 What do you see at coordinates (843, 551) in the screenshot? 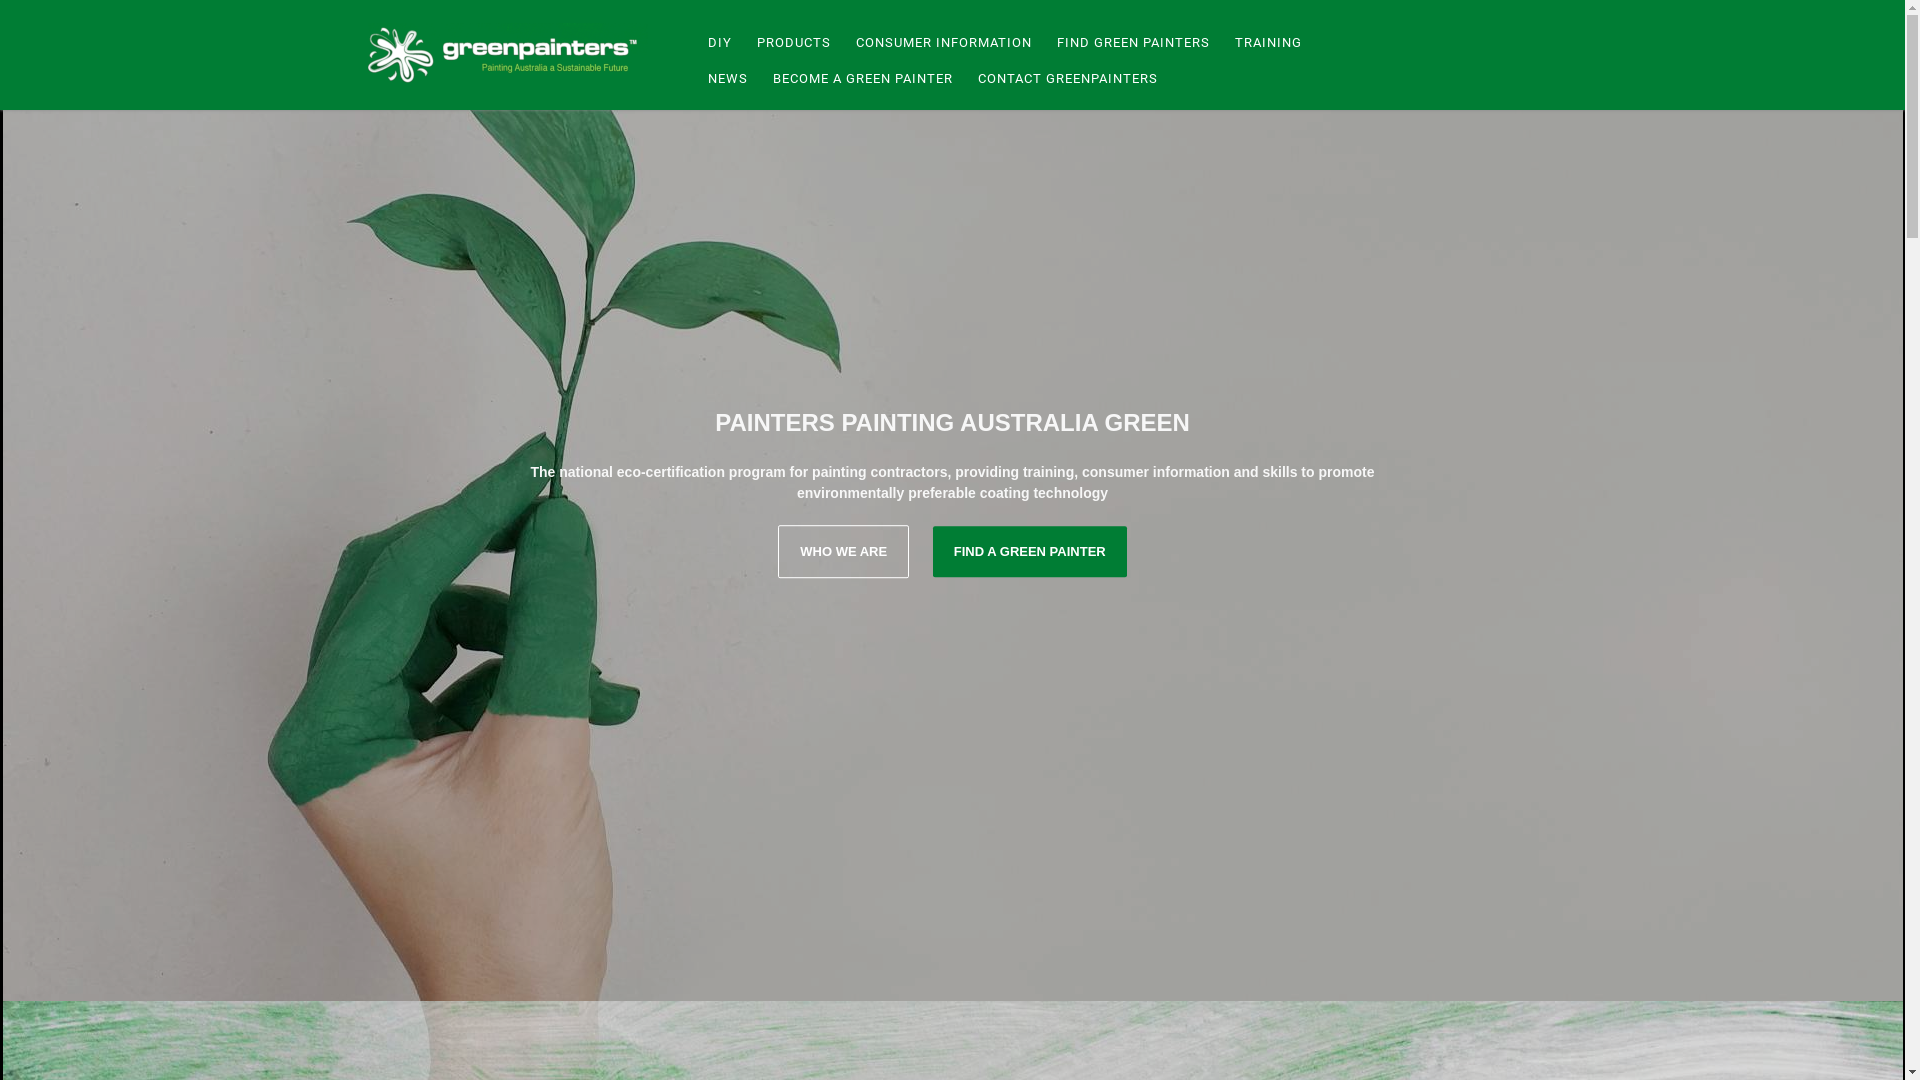
I see `'WHO WE ARE'` at bounding box center [843, 551].